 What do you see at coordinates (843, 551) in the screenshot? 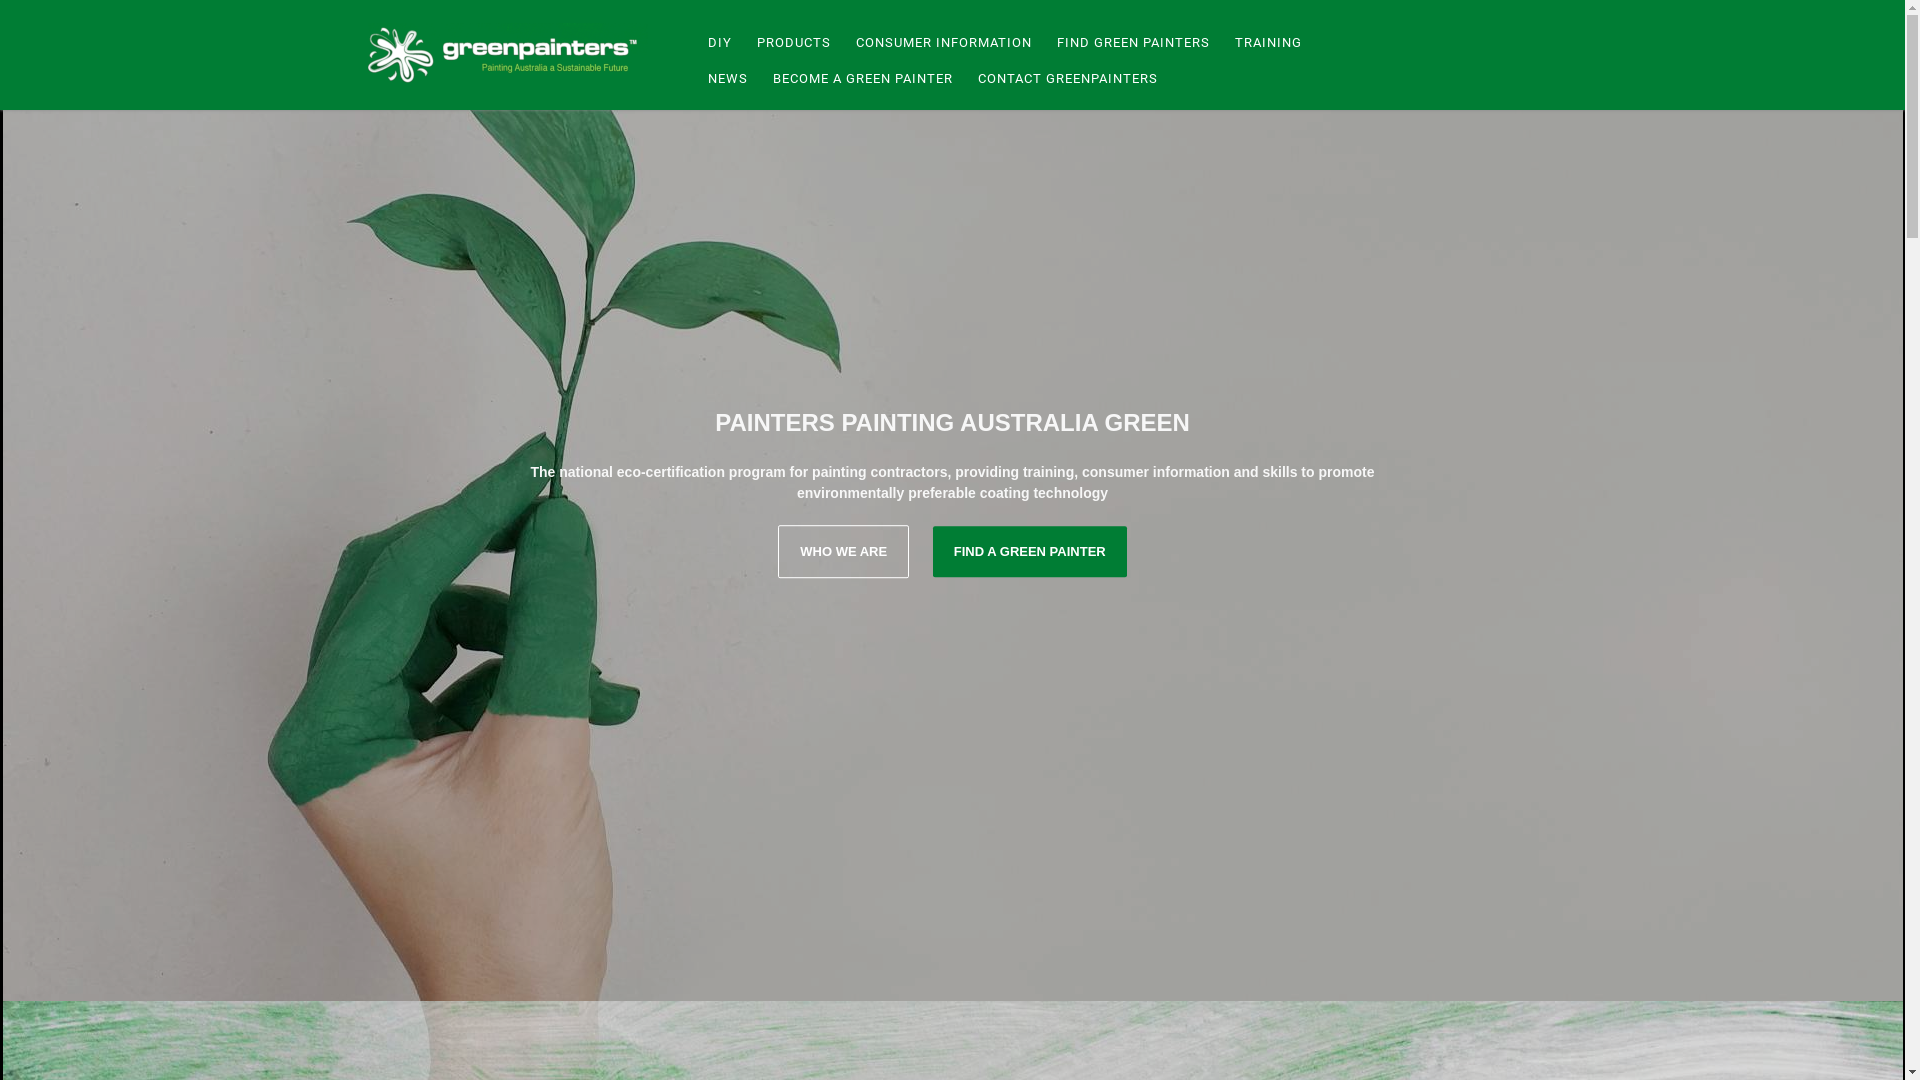
I see `'WHO WE ARE'` at bounding box center [843, 551].